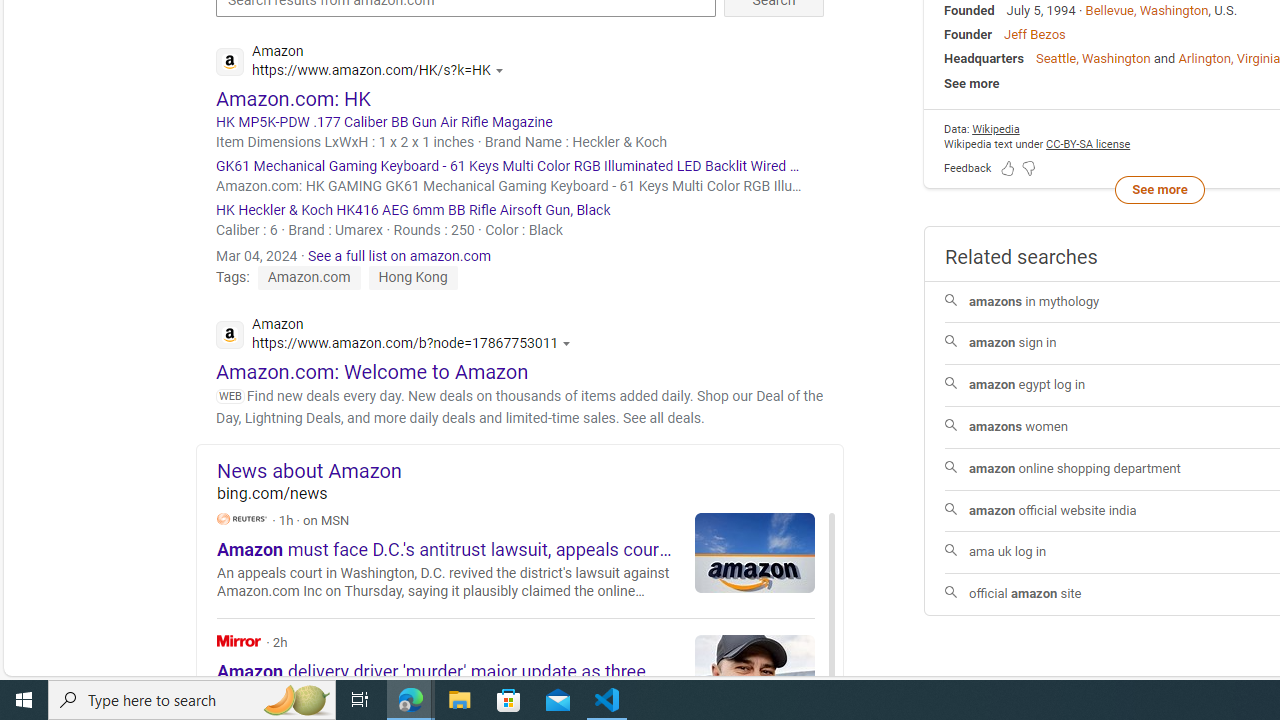 This screenshot has height=720, width=1280. I want to click on 'CC-BY-SA license', so click(1087, 143).